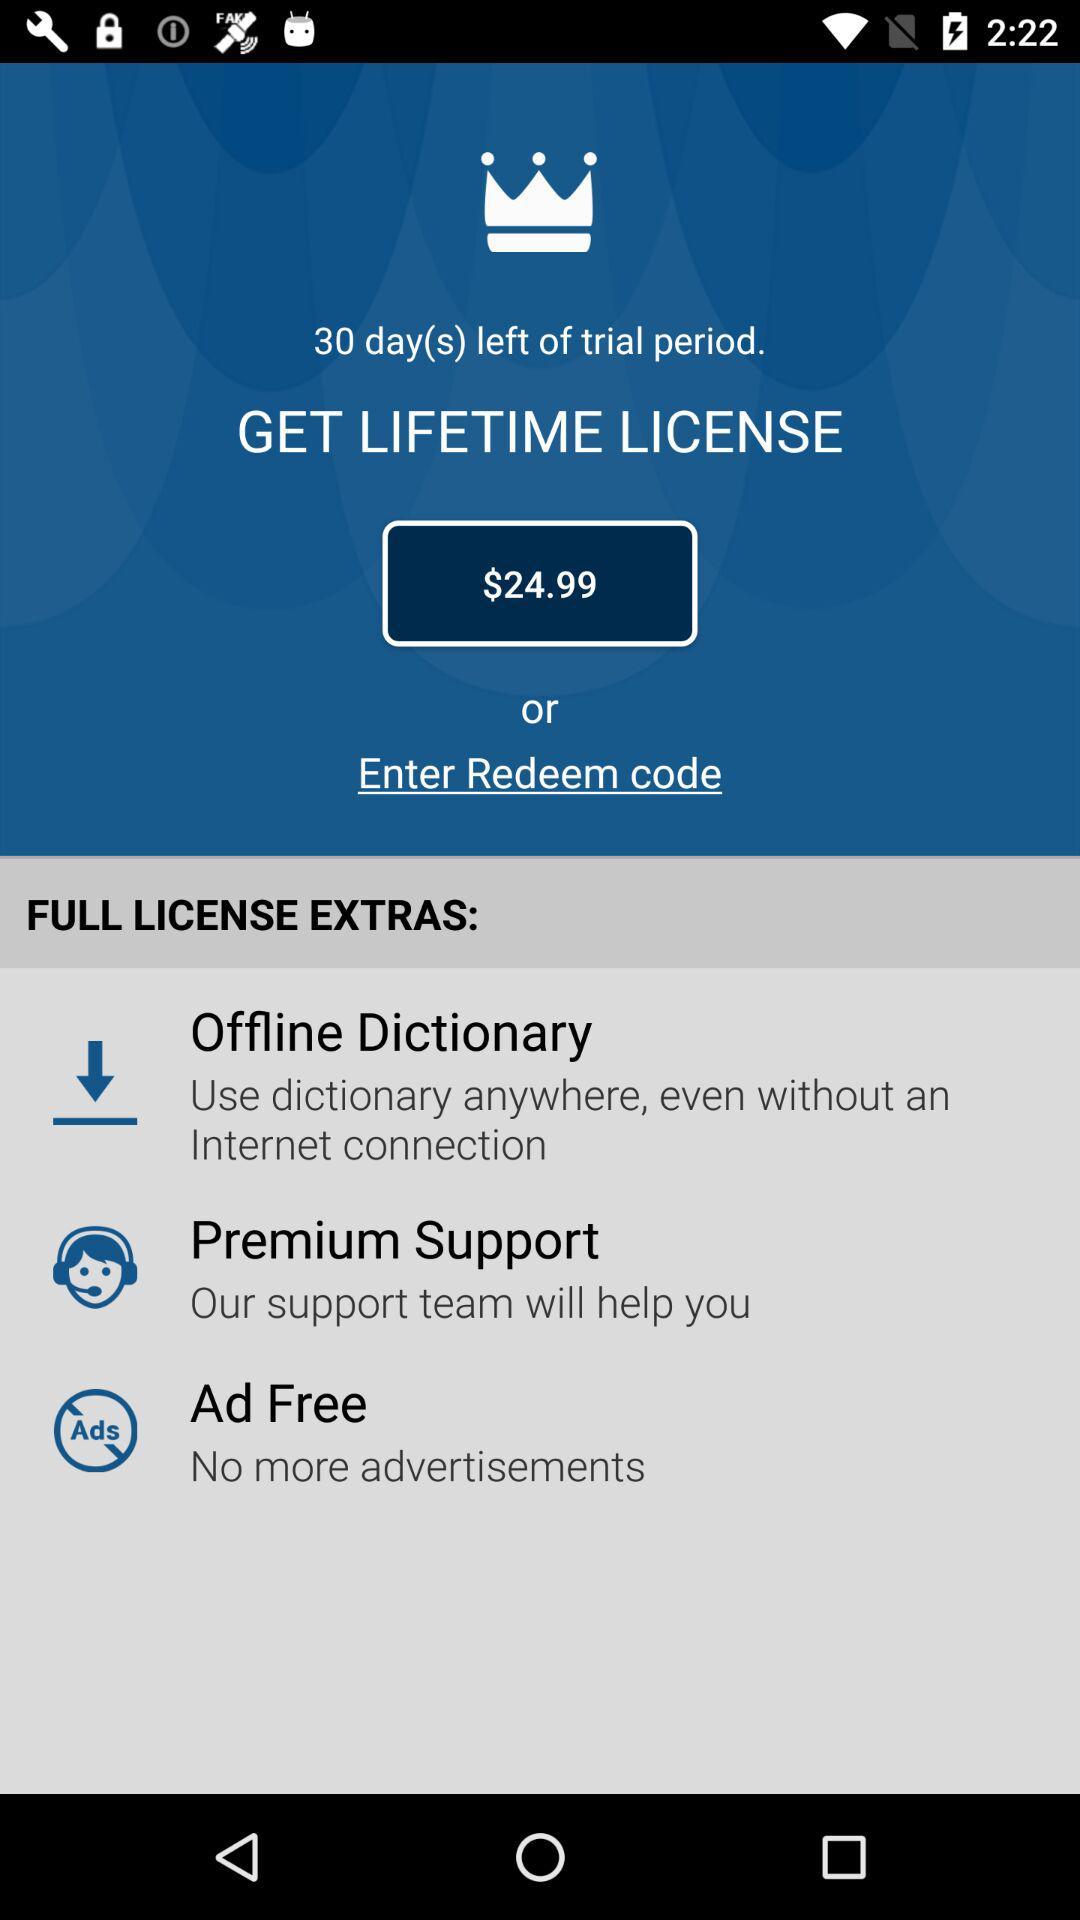 The image size is (1080, 1920). What do you see at coordinates (540, 582) in the screenshot?
I see `icon above or item` at bounding box center [540, 582].